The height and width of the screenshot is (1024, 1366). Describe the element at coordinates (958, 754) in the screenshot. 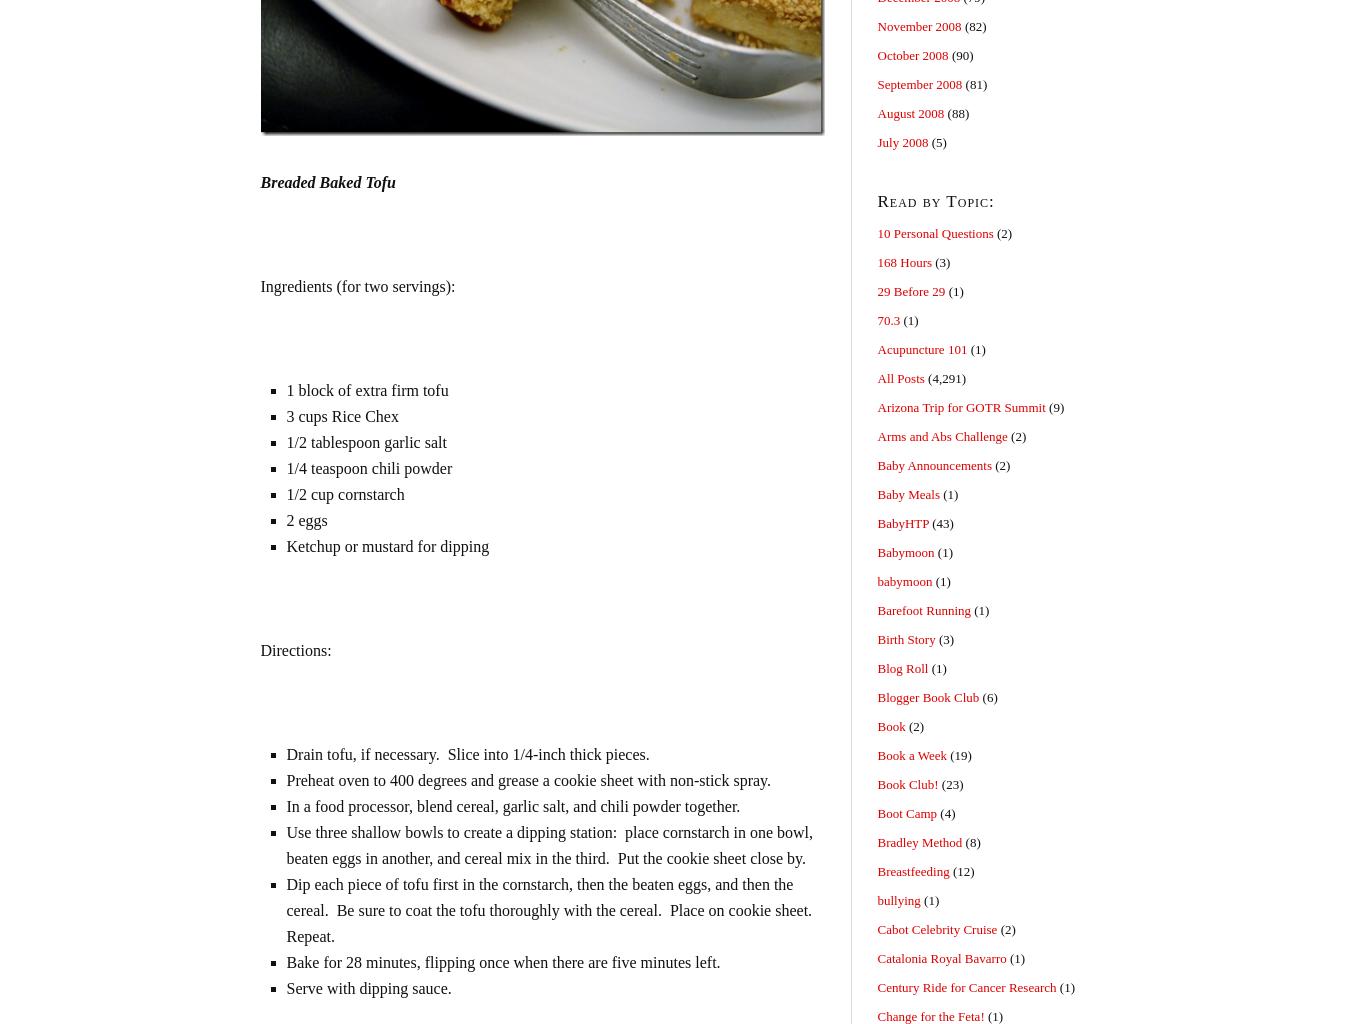

I see `'(19)'` at that location.